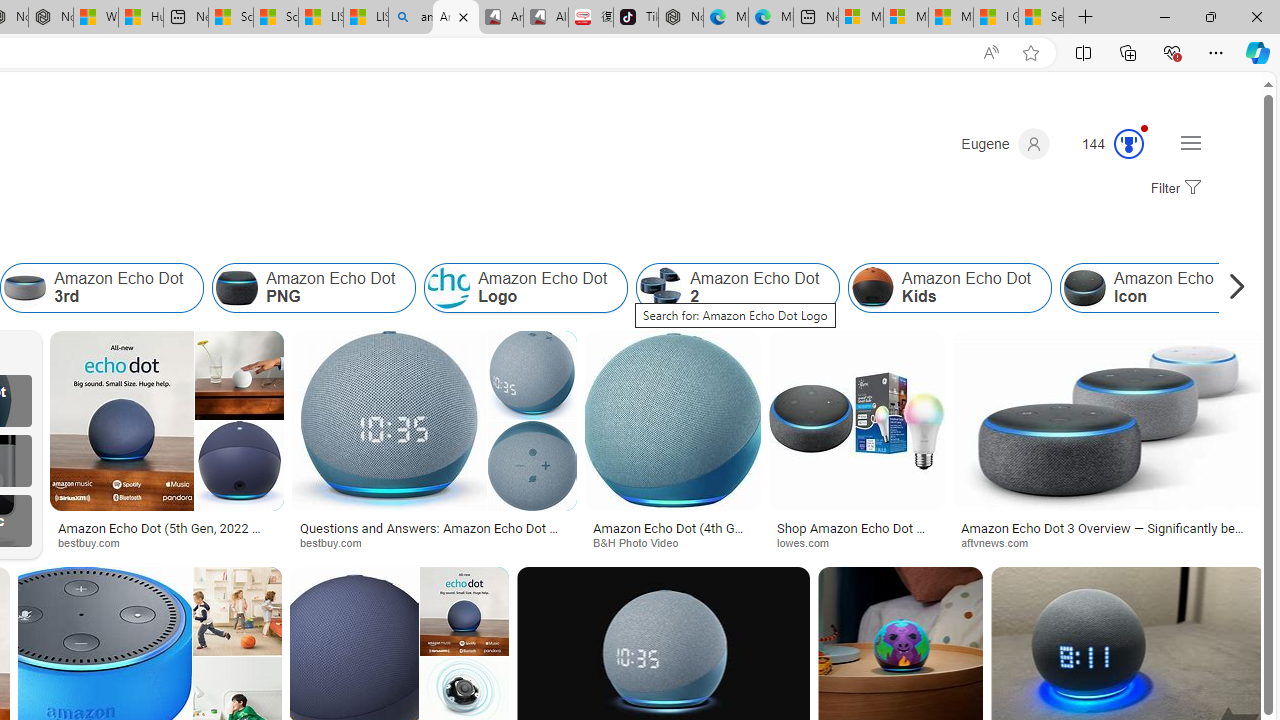 The height and width of the screenshot is (720, 1280). What do you see at coordinates (1191, 141) in the screenshot?
I see `'Settings and quick links'` at bounding box center [1191, 141].